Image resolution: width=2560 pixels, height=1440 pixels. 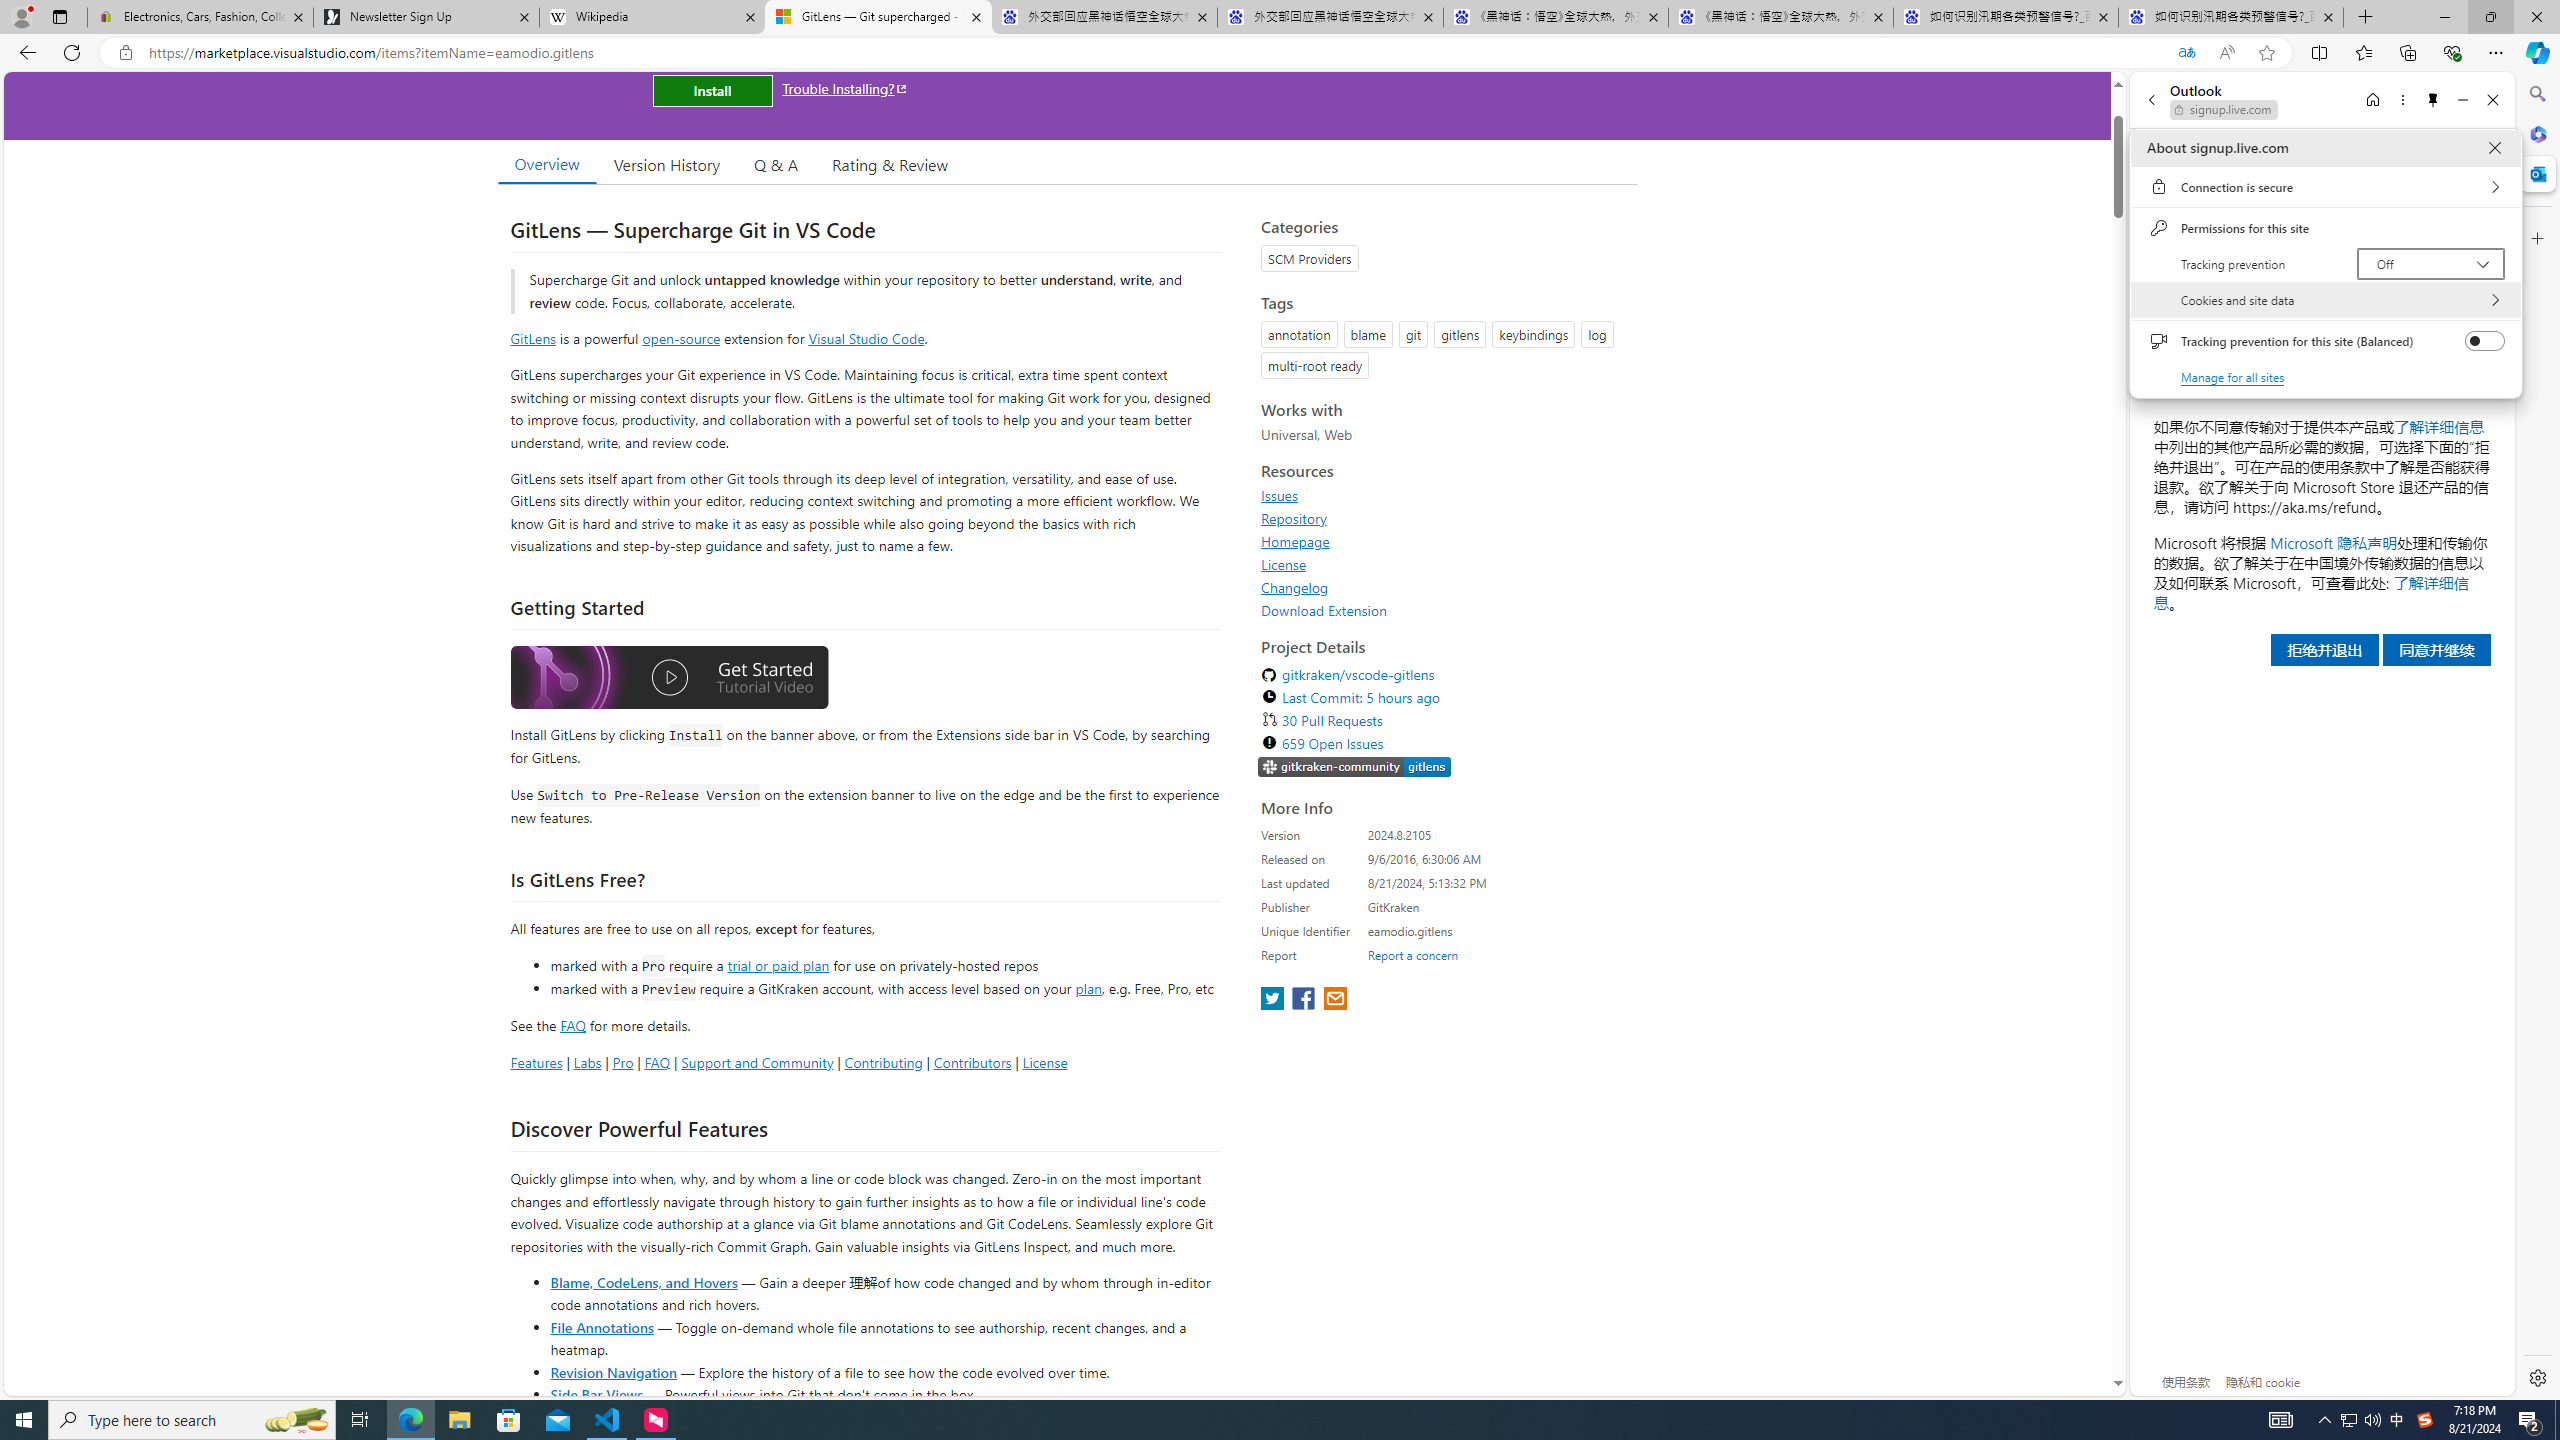 What do you see at coordinates (358, 1418) in the screenshot?
I see `'Task View'` at bounding box center [358, 1418].